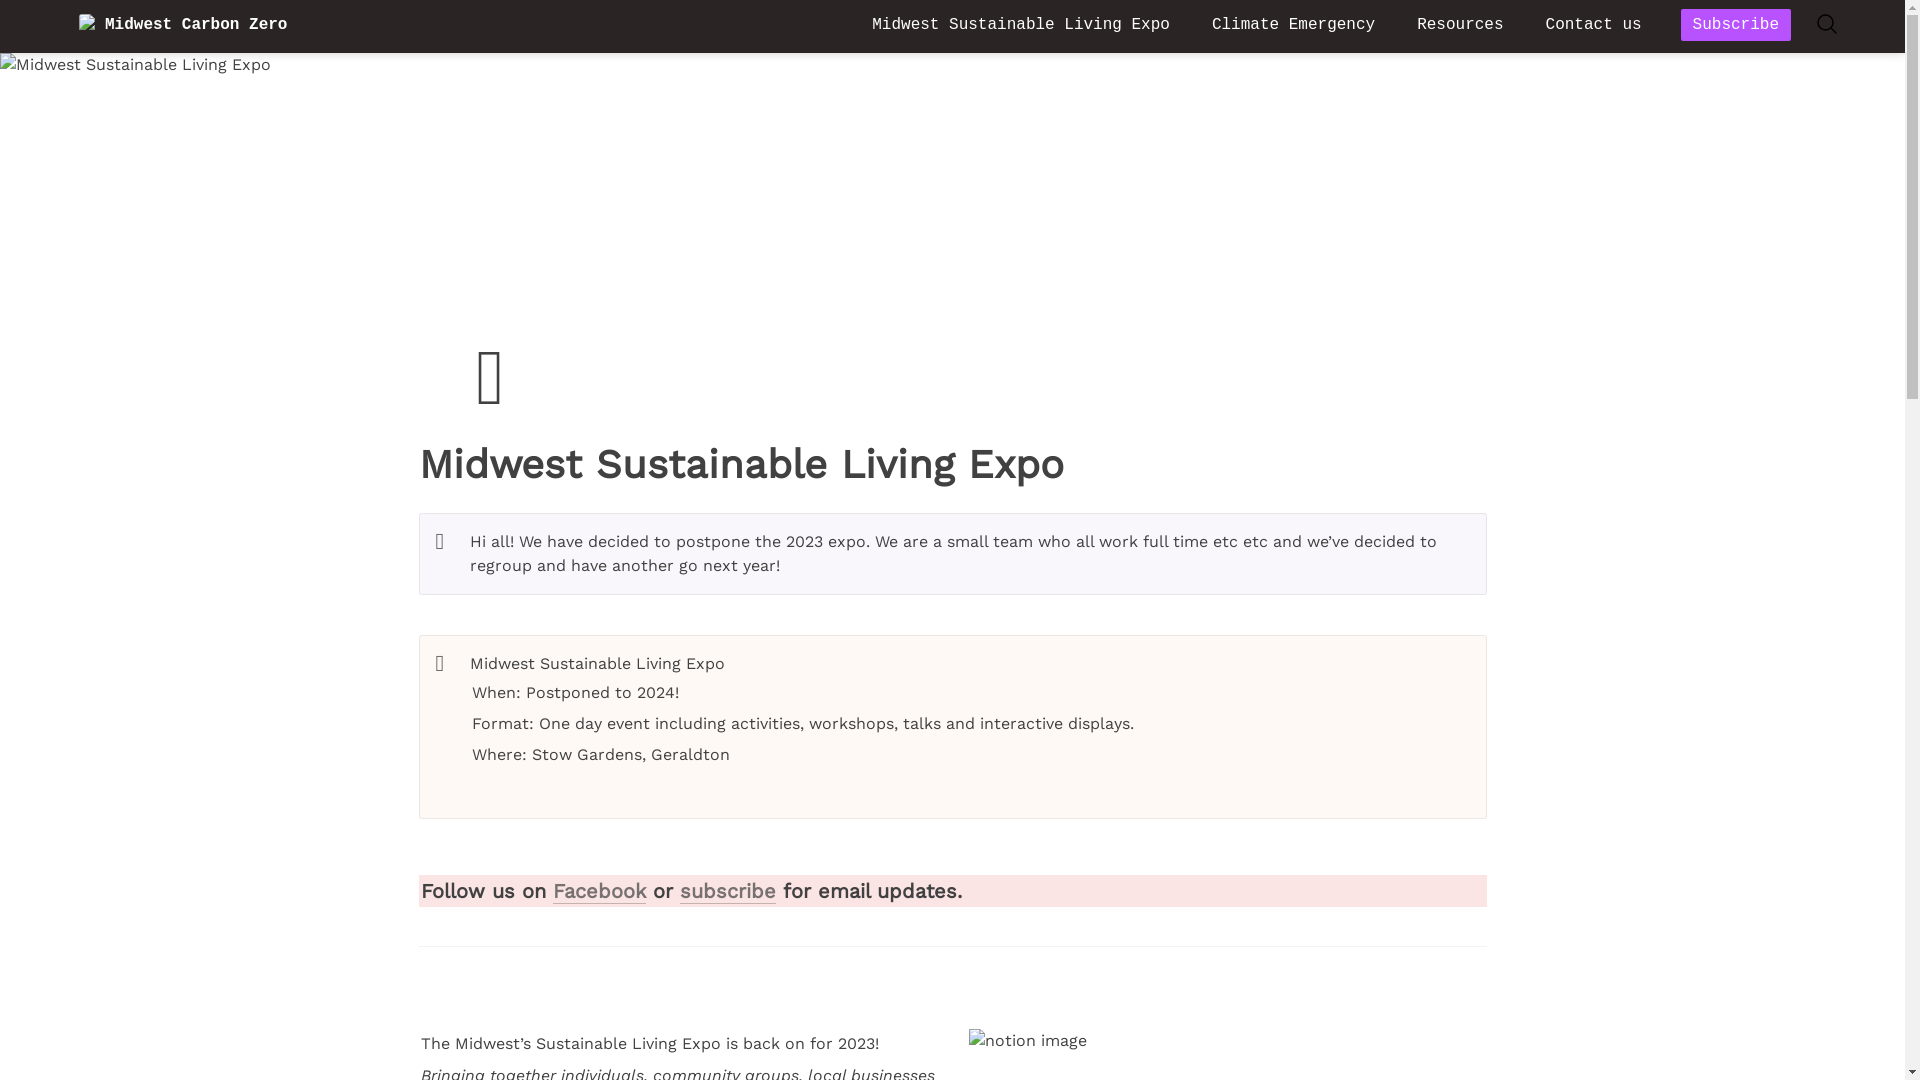 The width and height of the screenshot is (1920, 1080). I want to click on 'Facebook', so click(597, 890).